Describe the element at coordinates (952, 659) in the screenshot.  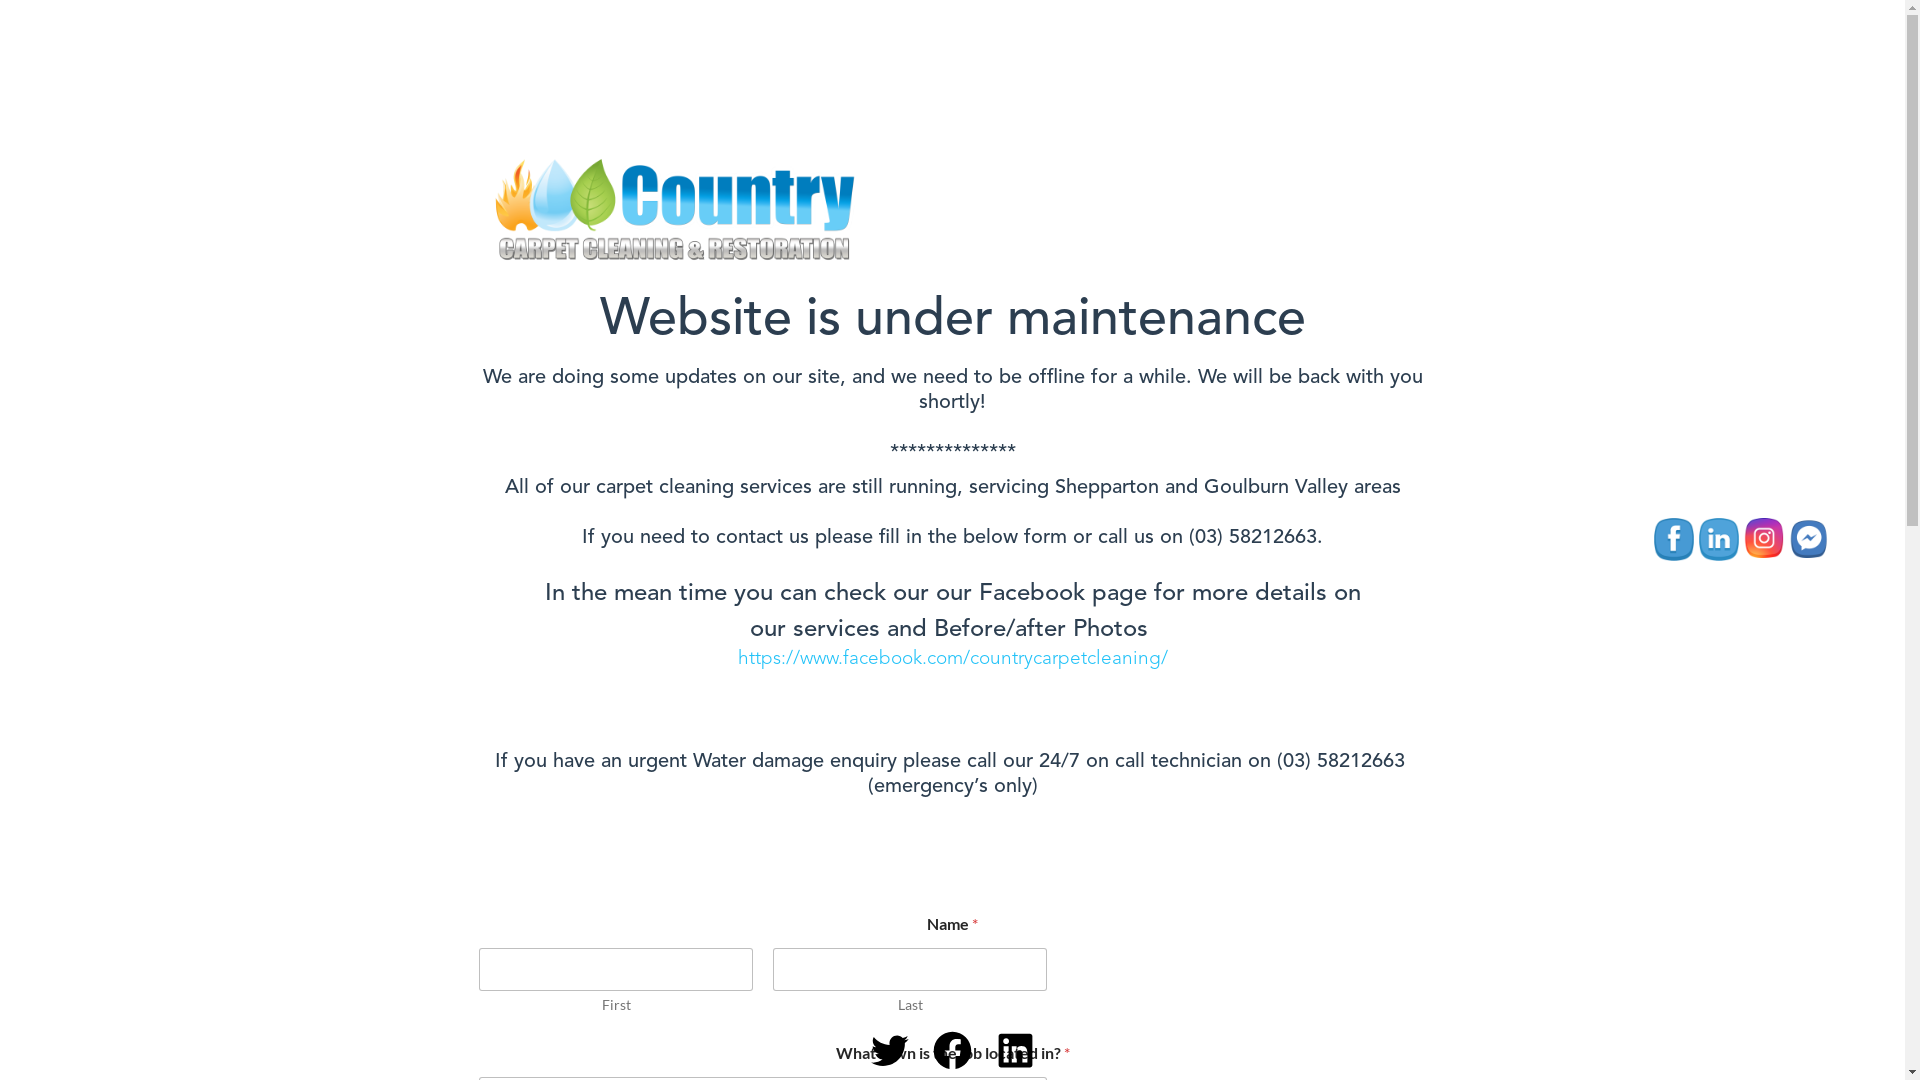
I see `'https://www.facebook.com/countrycarpetcleaning/'` at that location.